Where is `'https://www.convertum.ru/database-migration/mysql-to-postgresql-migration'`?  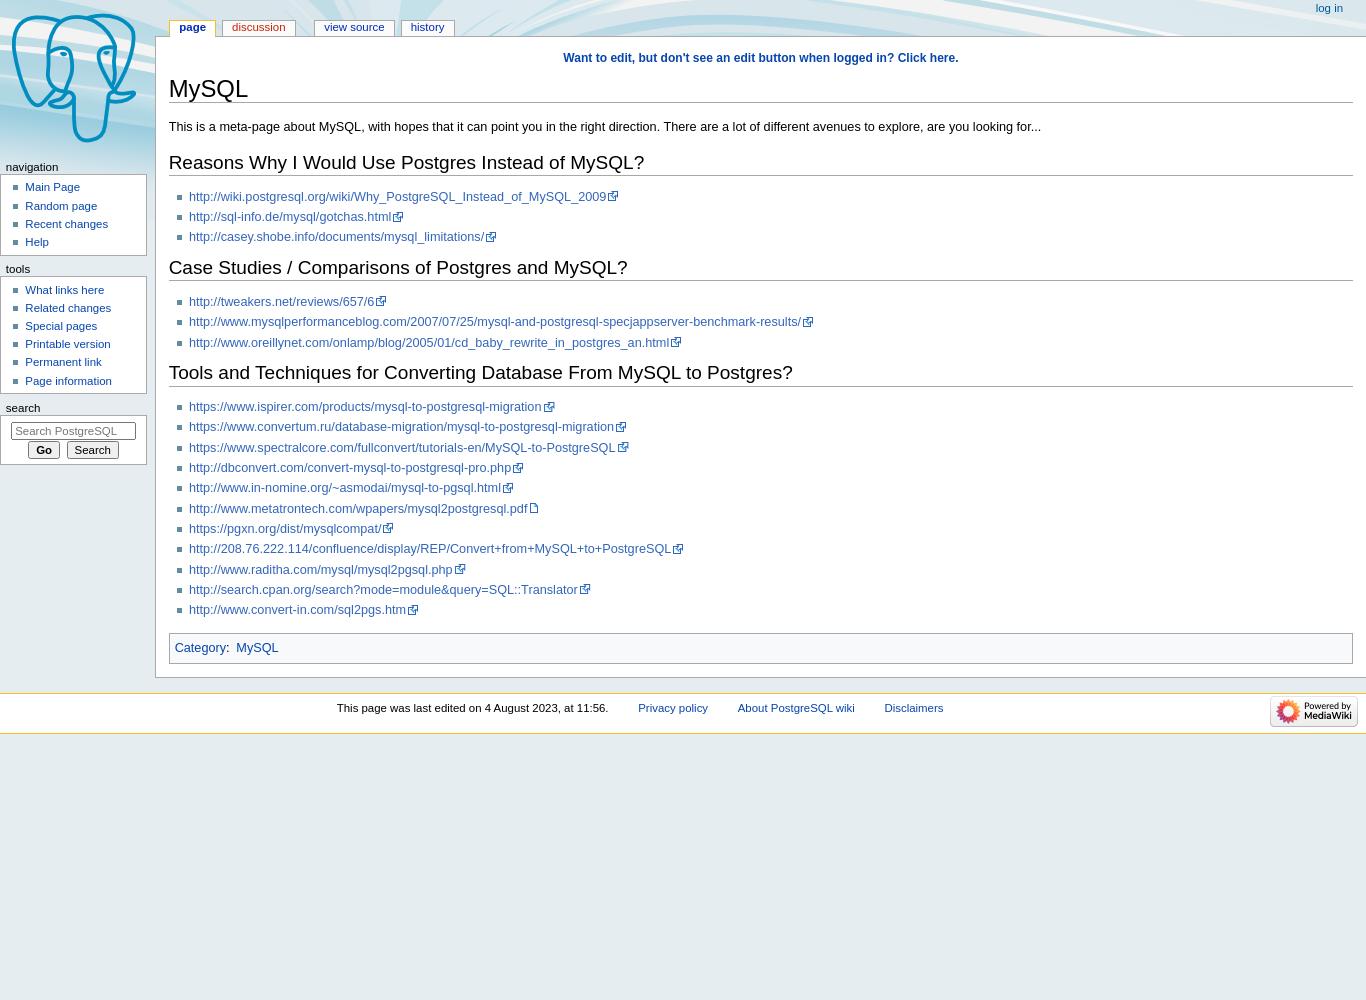 'https://www.convertum.ru/database-migration/mysql-to-postgresql-migration' is located at coordinates (400, 427).